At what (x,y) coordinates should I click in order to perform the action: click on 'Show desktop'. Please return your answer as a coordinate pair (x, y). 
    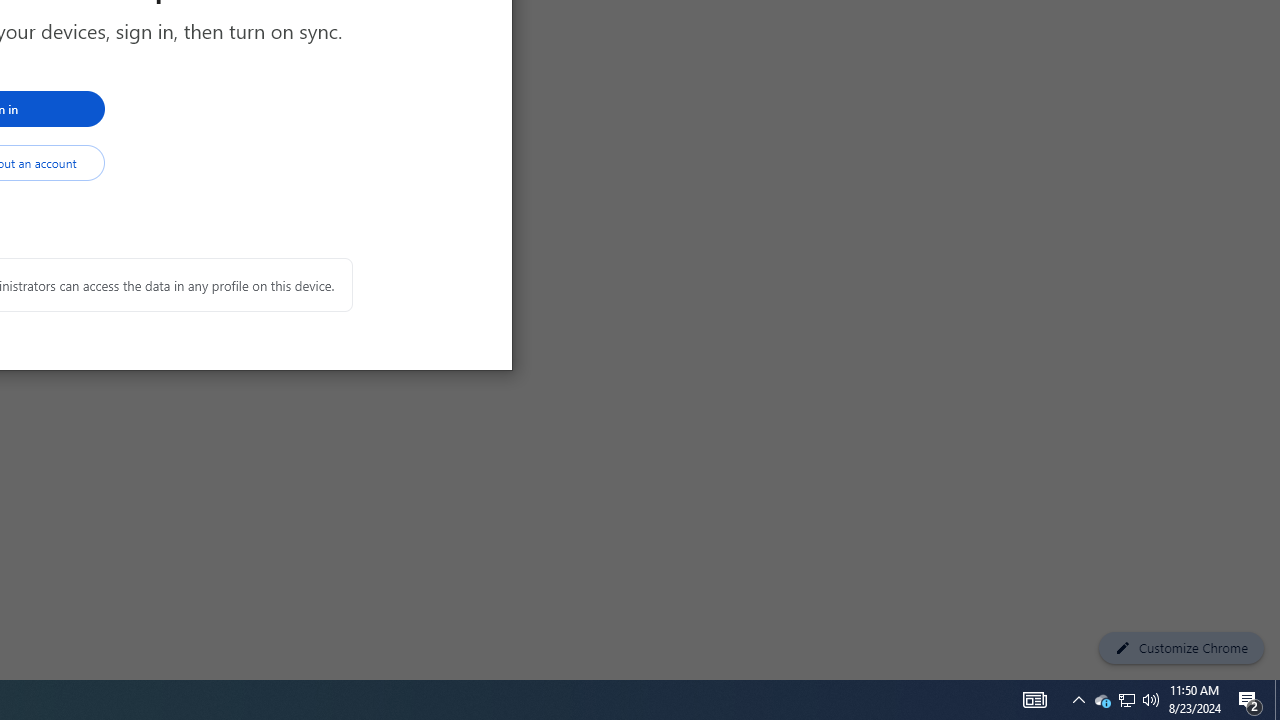
    Looking at the image, I should click on (1276, 698).